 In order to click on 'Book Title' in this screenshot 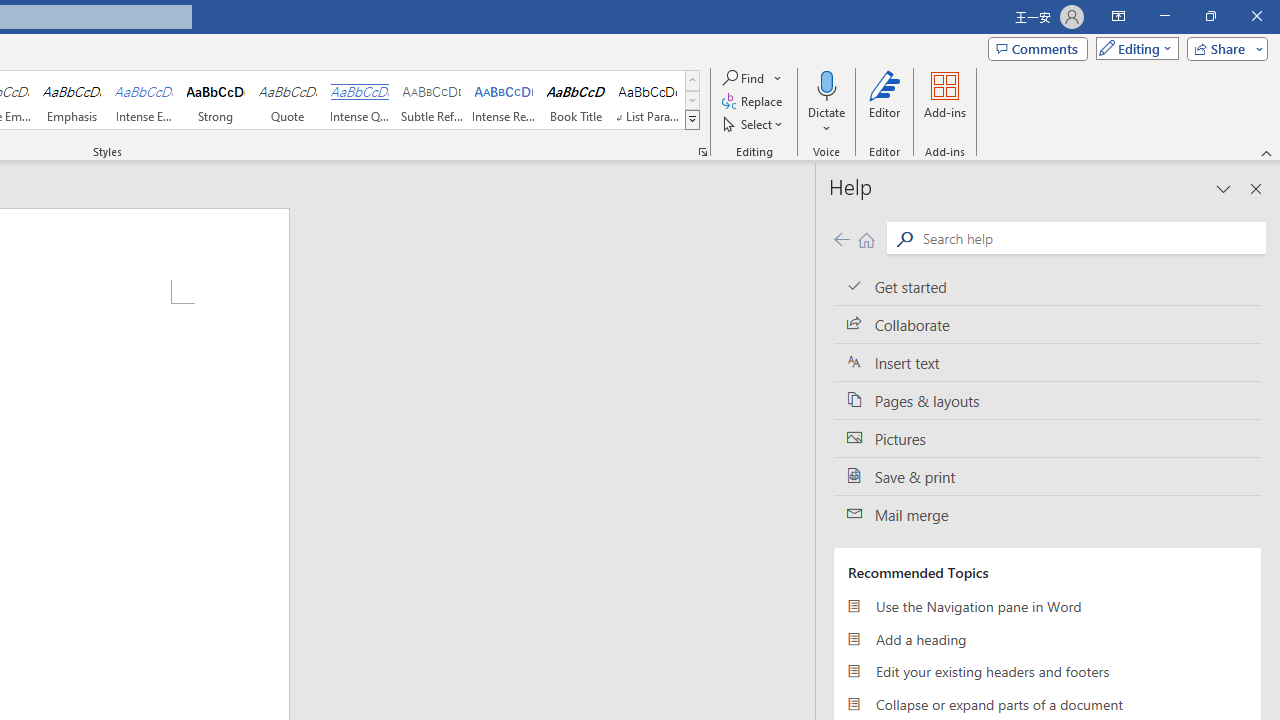, I will do `click(575, 100)`.